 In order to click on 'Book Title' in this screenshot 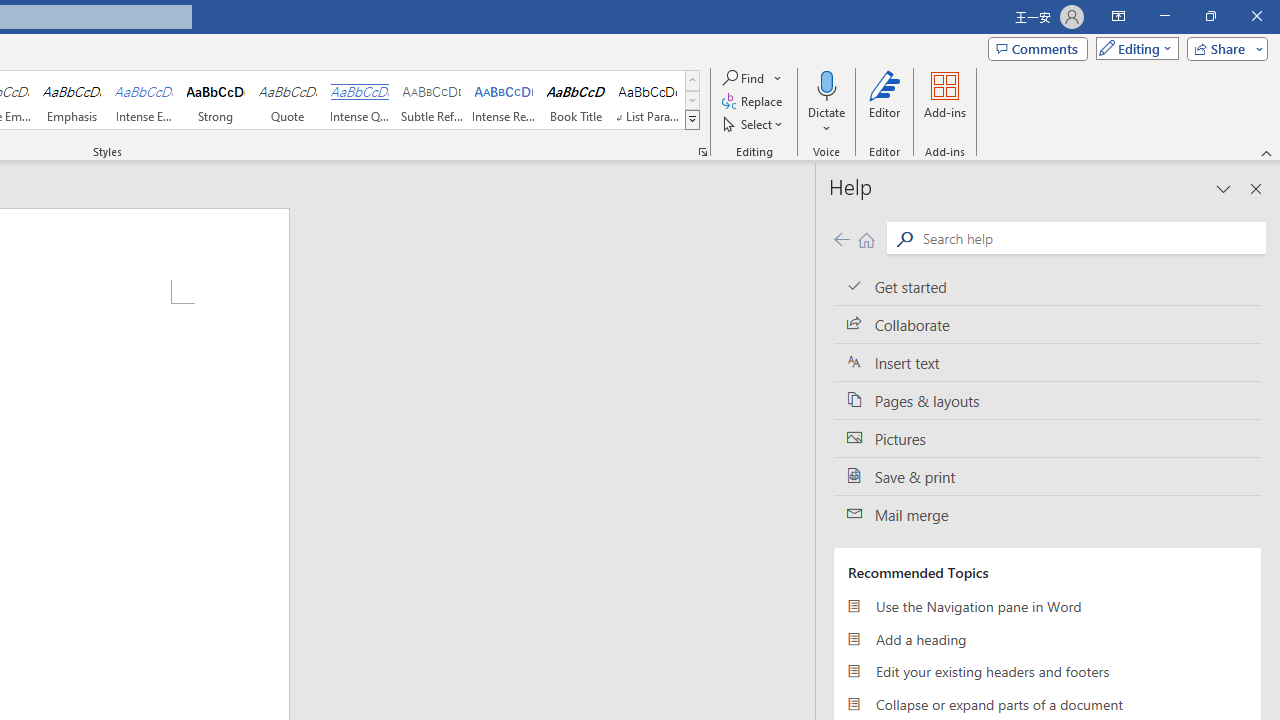, I will do `click(575, 100)`.